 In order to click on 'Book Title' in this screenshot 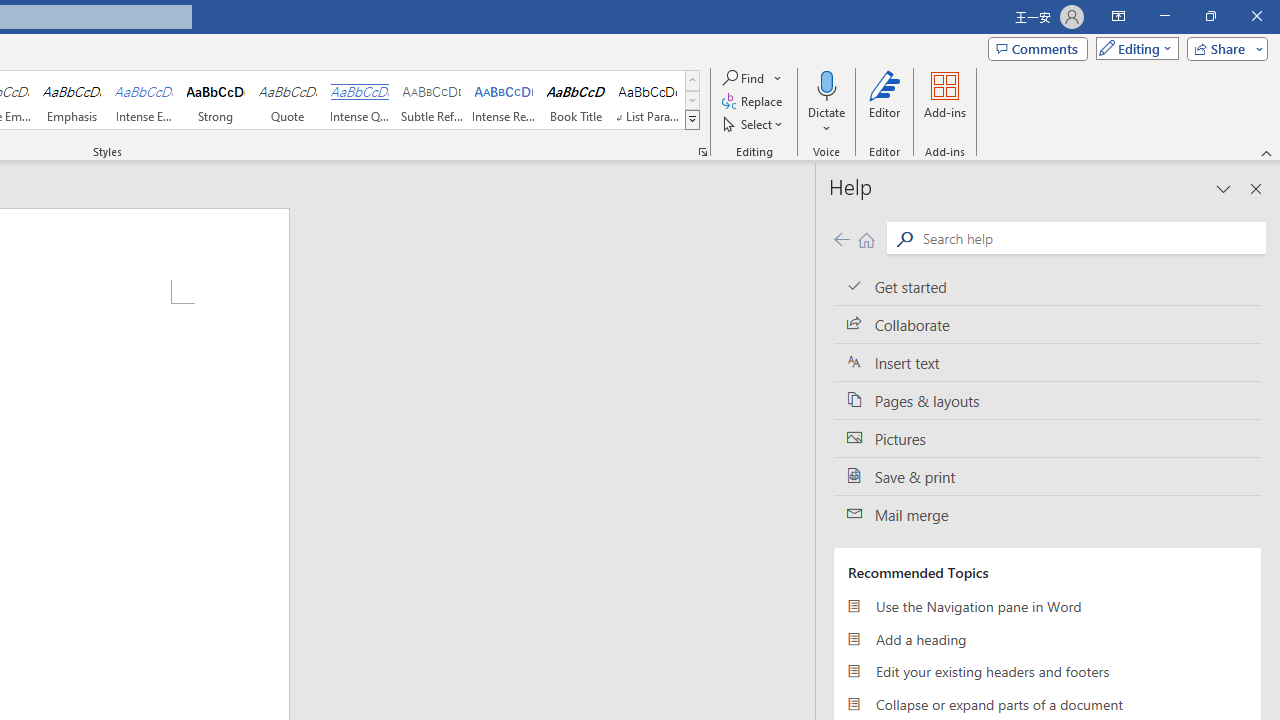, I will do `click(575, 100)`.